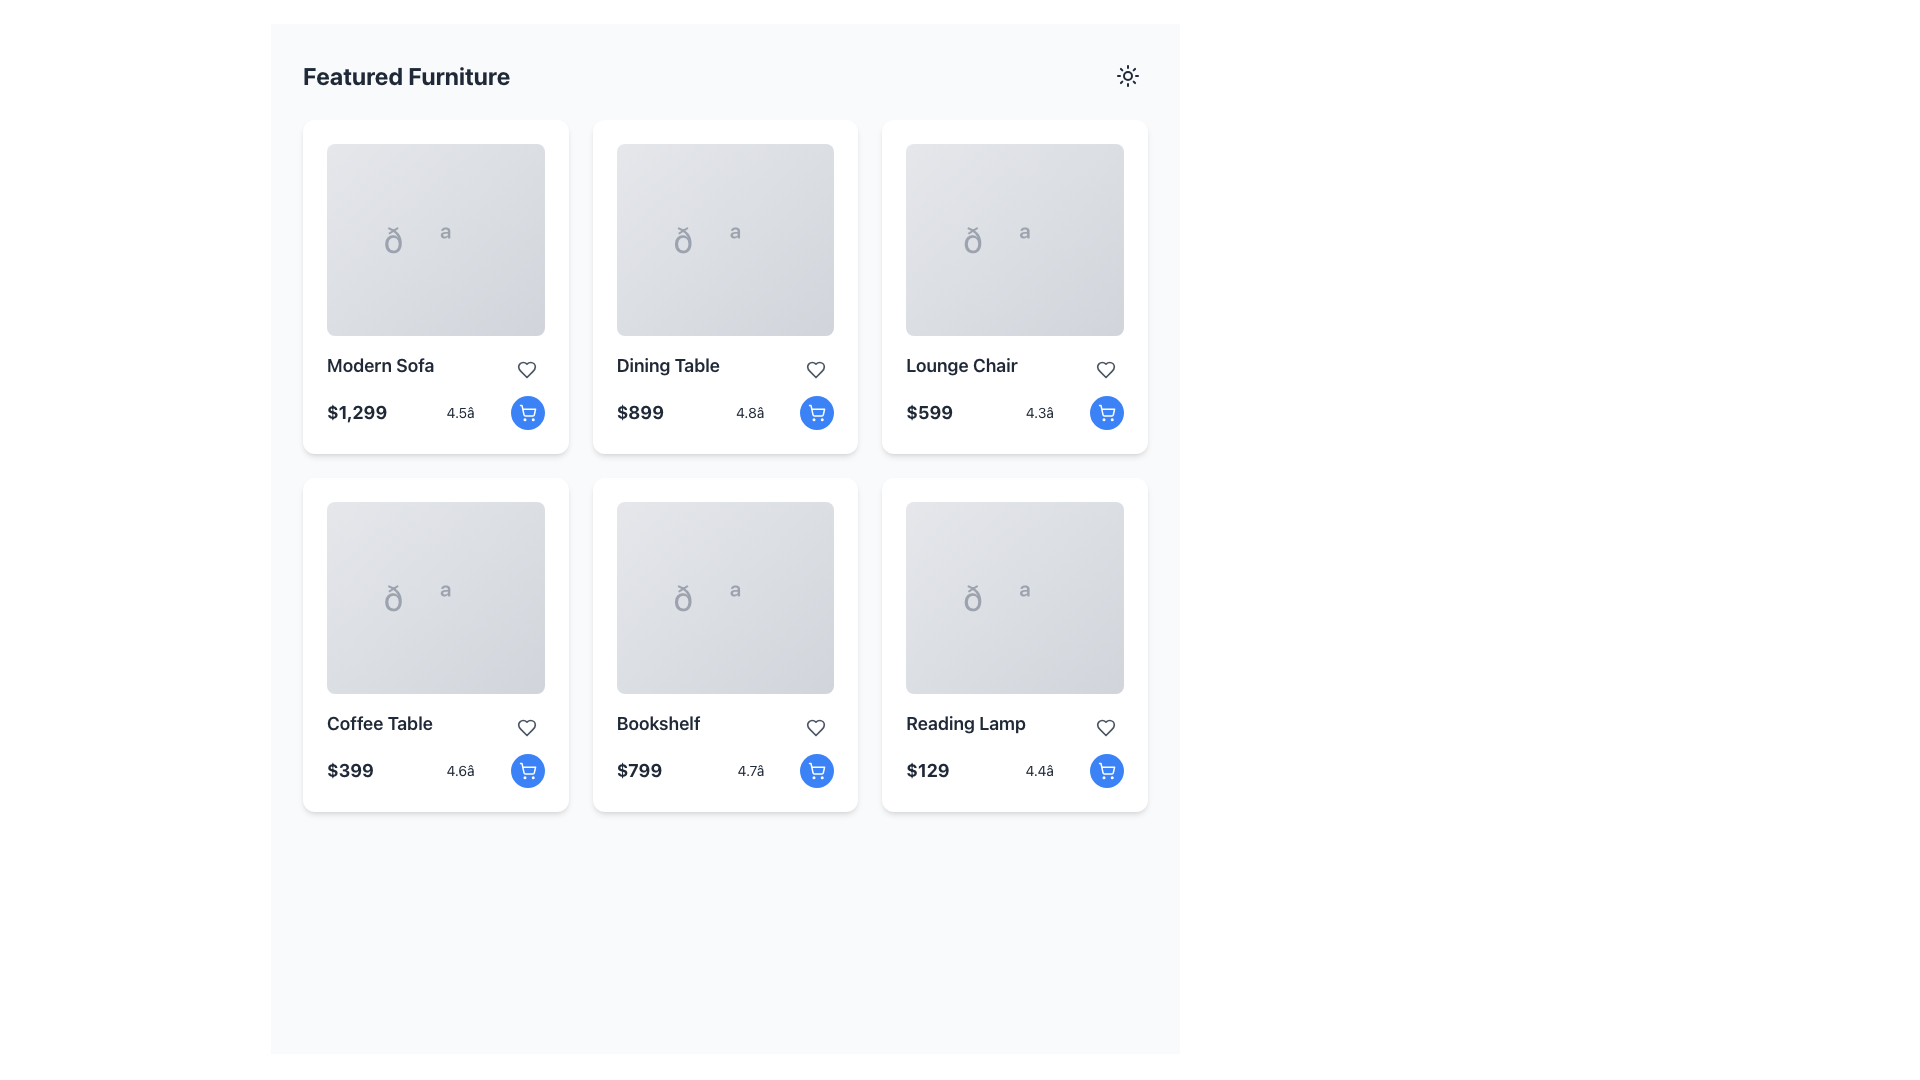 This screenshot has height=1080, width=1920. I want to click on the heart icon representing the favorite functionality for the Lounge Chair, located in the third column of the first row of the grid layout, so click(1104, 370).